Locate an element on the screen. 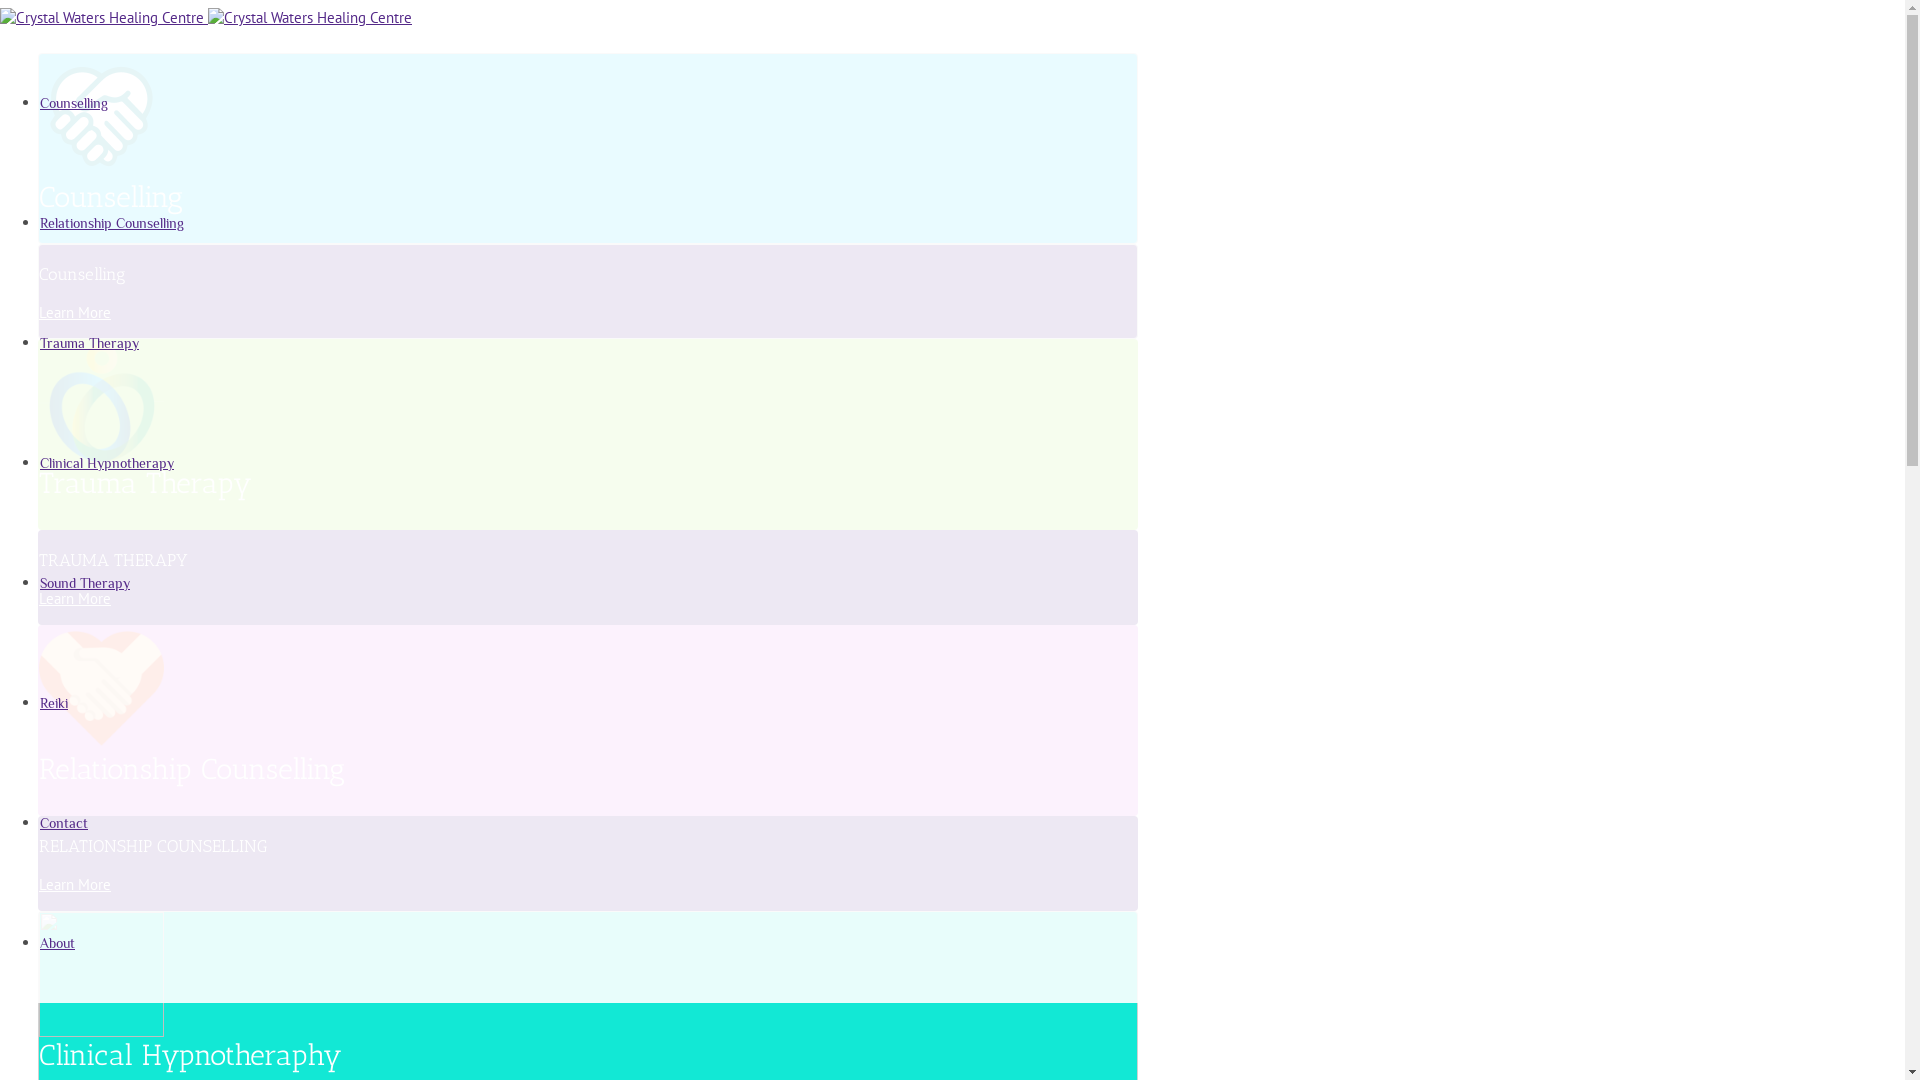  'Learn More' is located at coordinates (38, 312).